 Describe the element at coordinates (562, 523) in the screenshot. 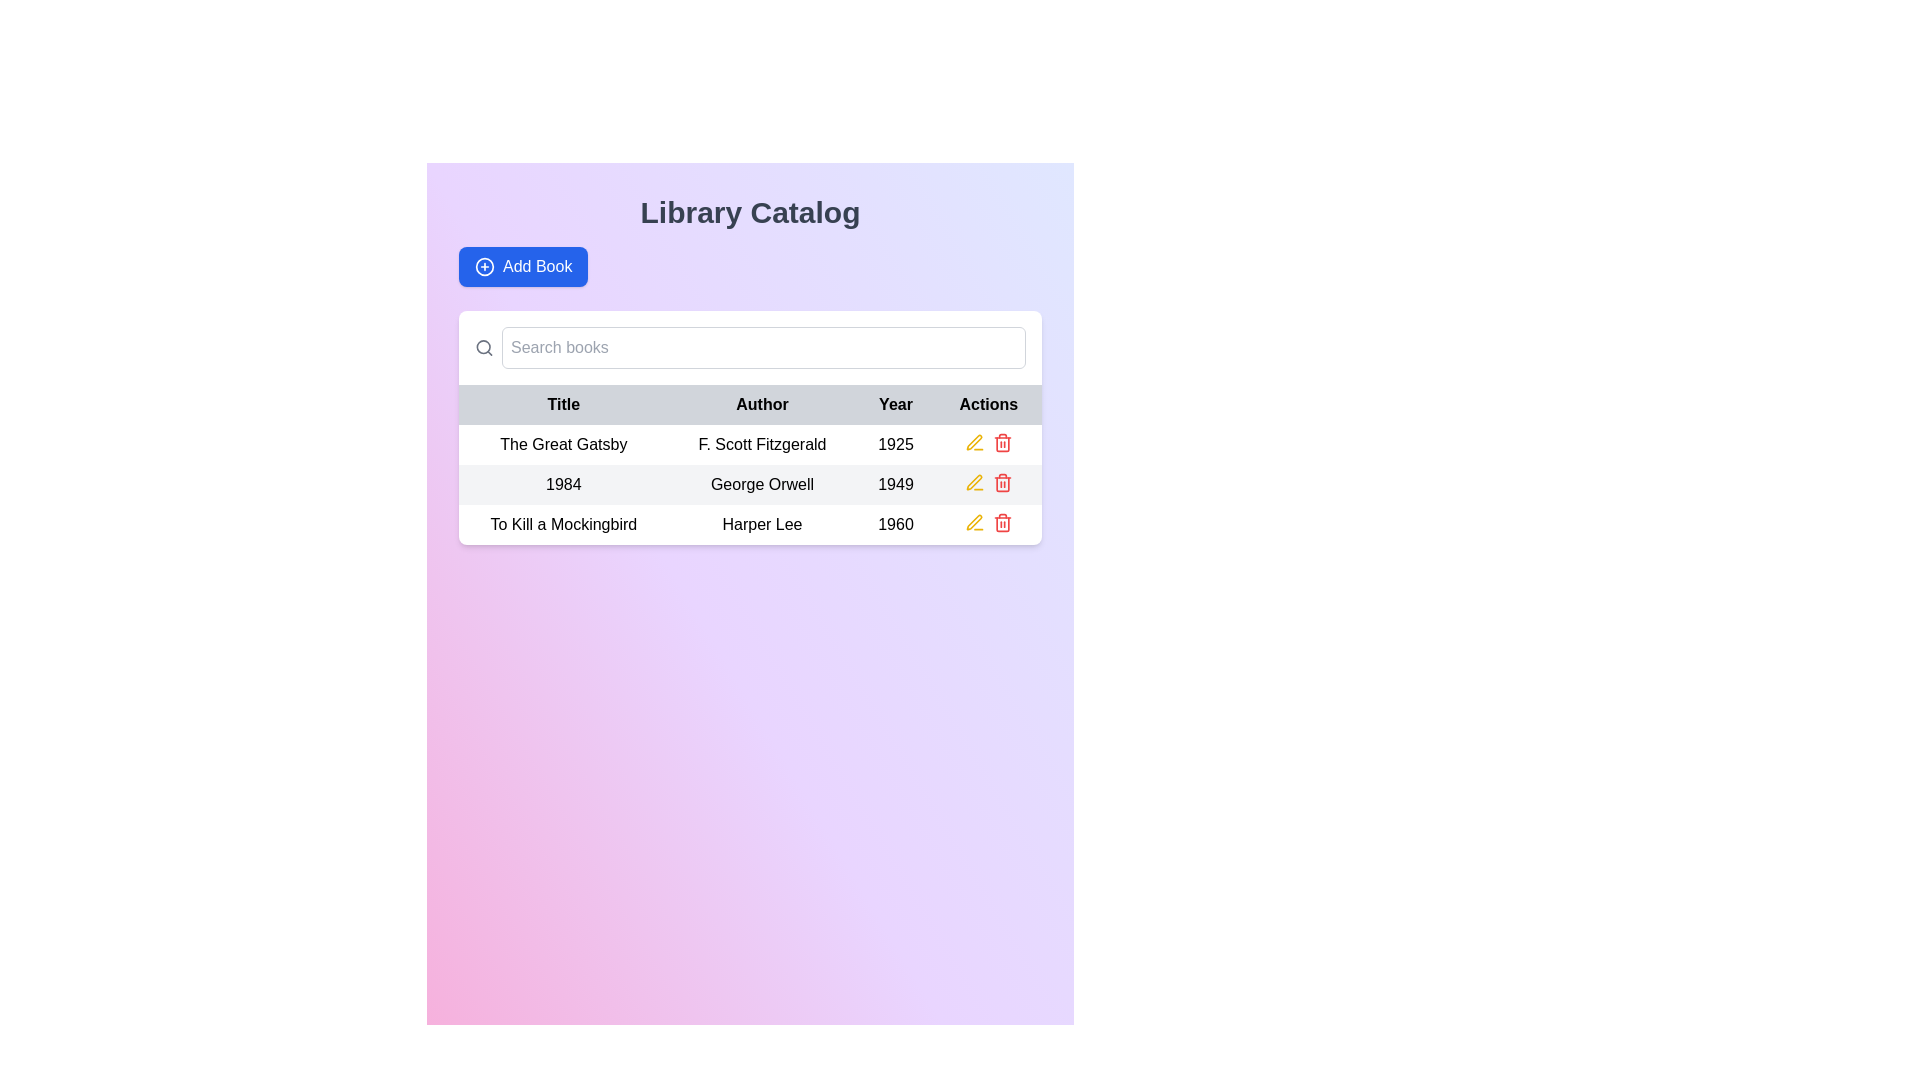

I see `the text label displaying 'To Kill a Mockingbird' located in the third row of a table under the 'Title' column` at that location.